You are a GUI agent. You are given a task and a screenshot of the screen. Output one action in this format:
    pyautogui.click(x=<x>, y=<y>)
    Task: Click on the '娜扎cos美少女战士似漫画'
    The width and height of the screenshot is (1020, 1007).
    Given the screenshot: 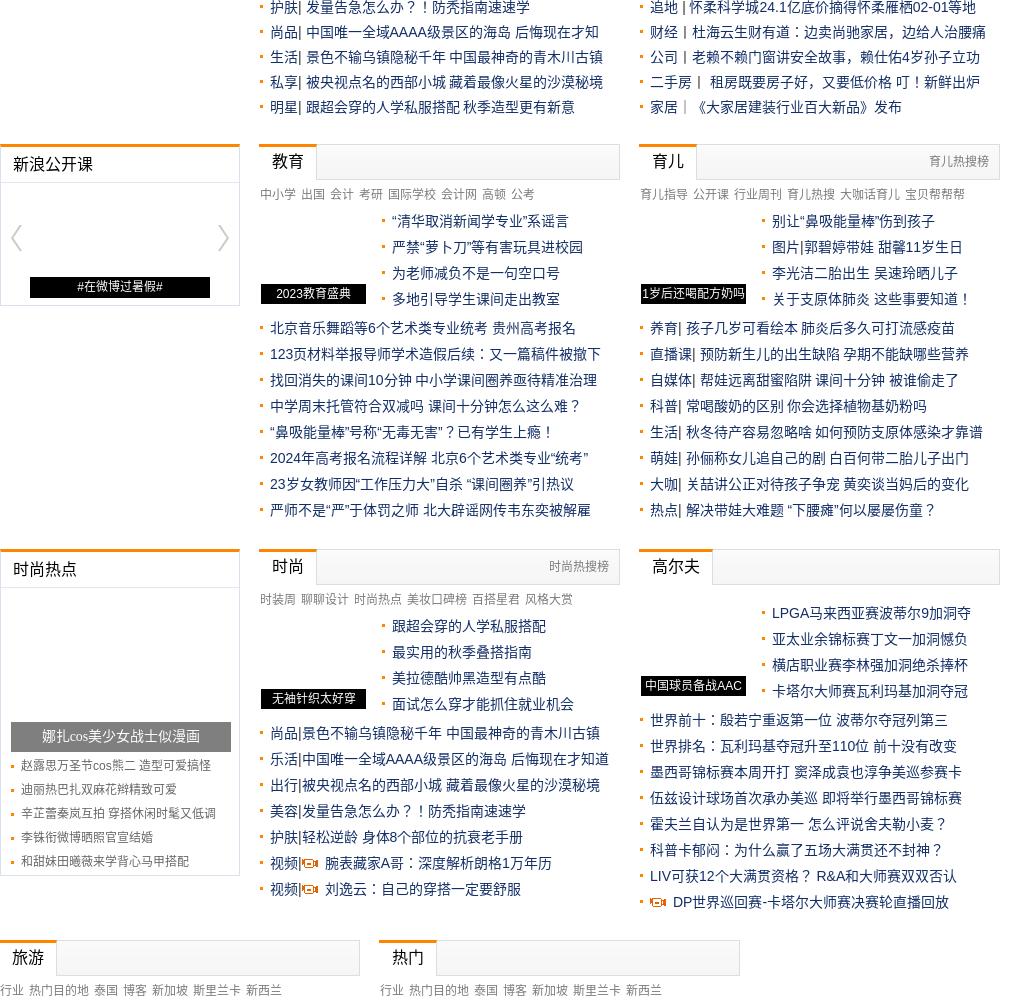 What is the action you would take?
    pyautogui.click(x=119, y=735)
    